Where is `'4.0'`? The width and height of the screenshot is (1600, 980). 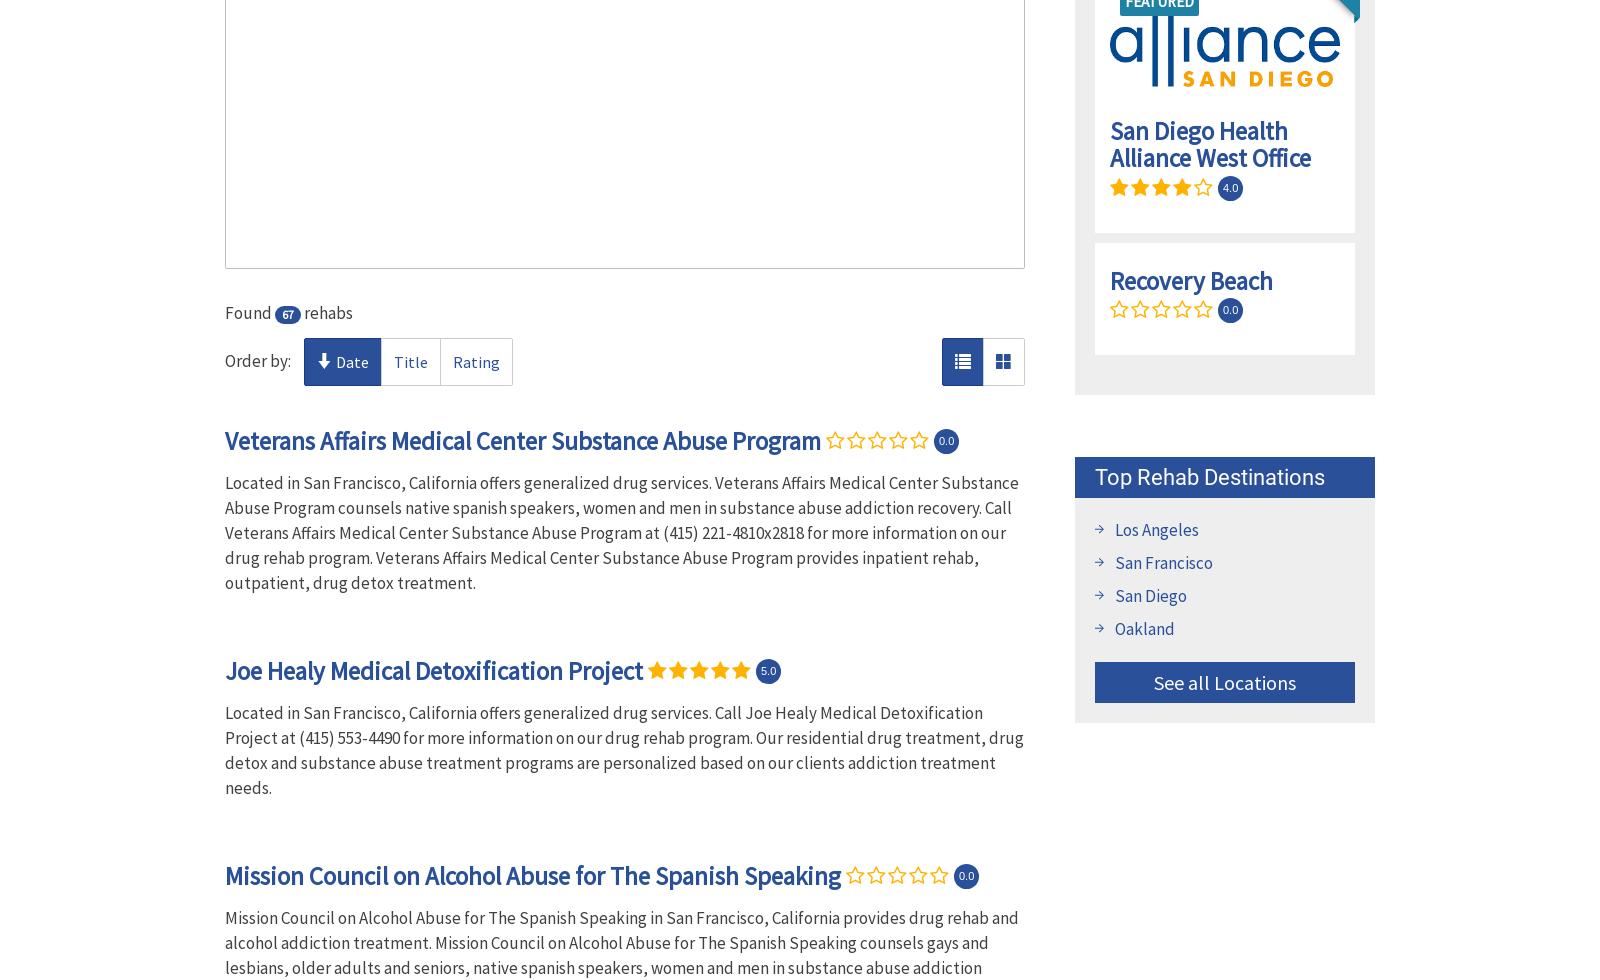
'4.0' is located at coordinates (1222, 186).